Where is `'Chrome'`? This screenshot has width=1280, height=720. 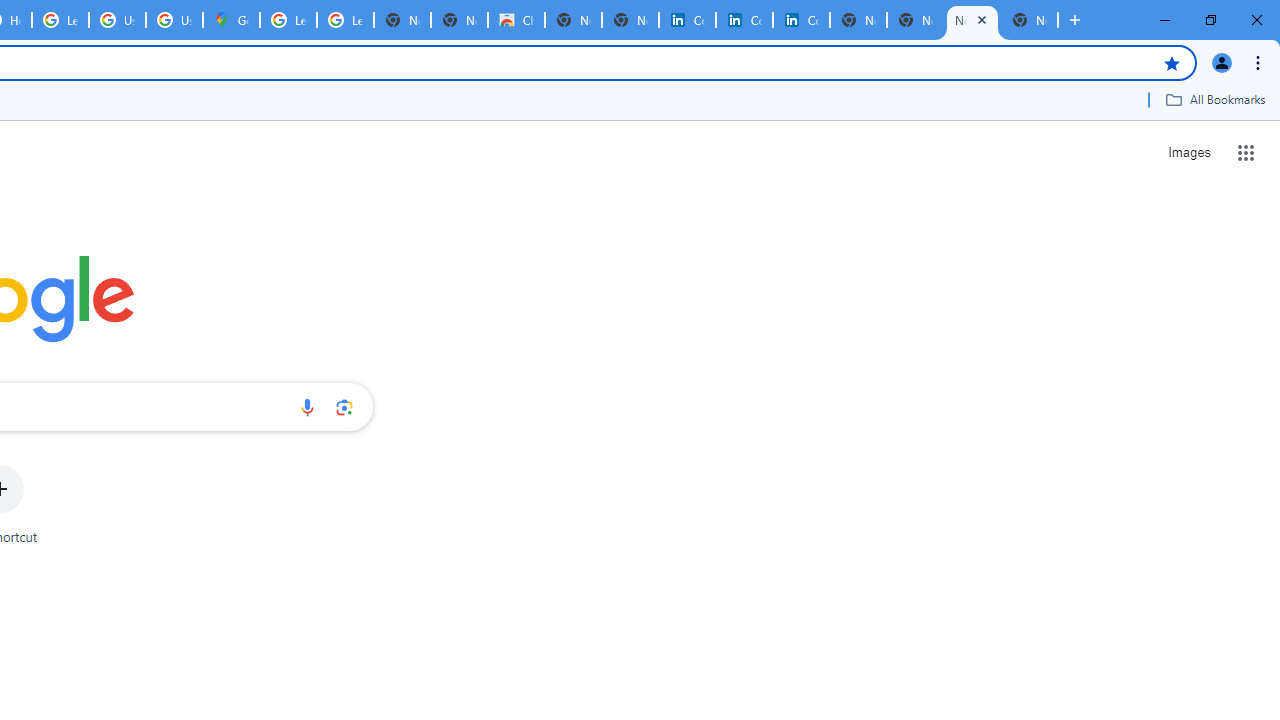
'Chrome' is located at coordinates (1259, 61).